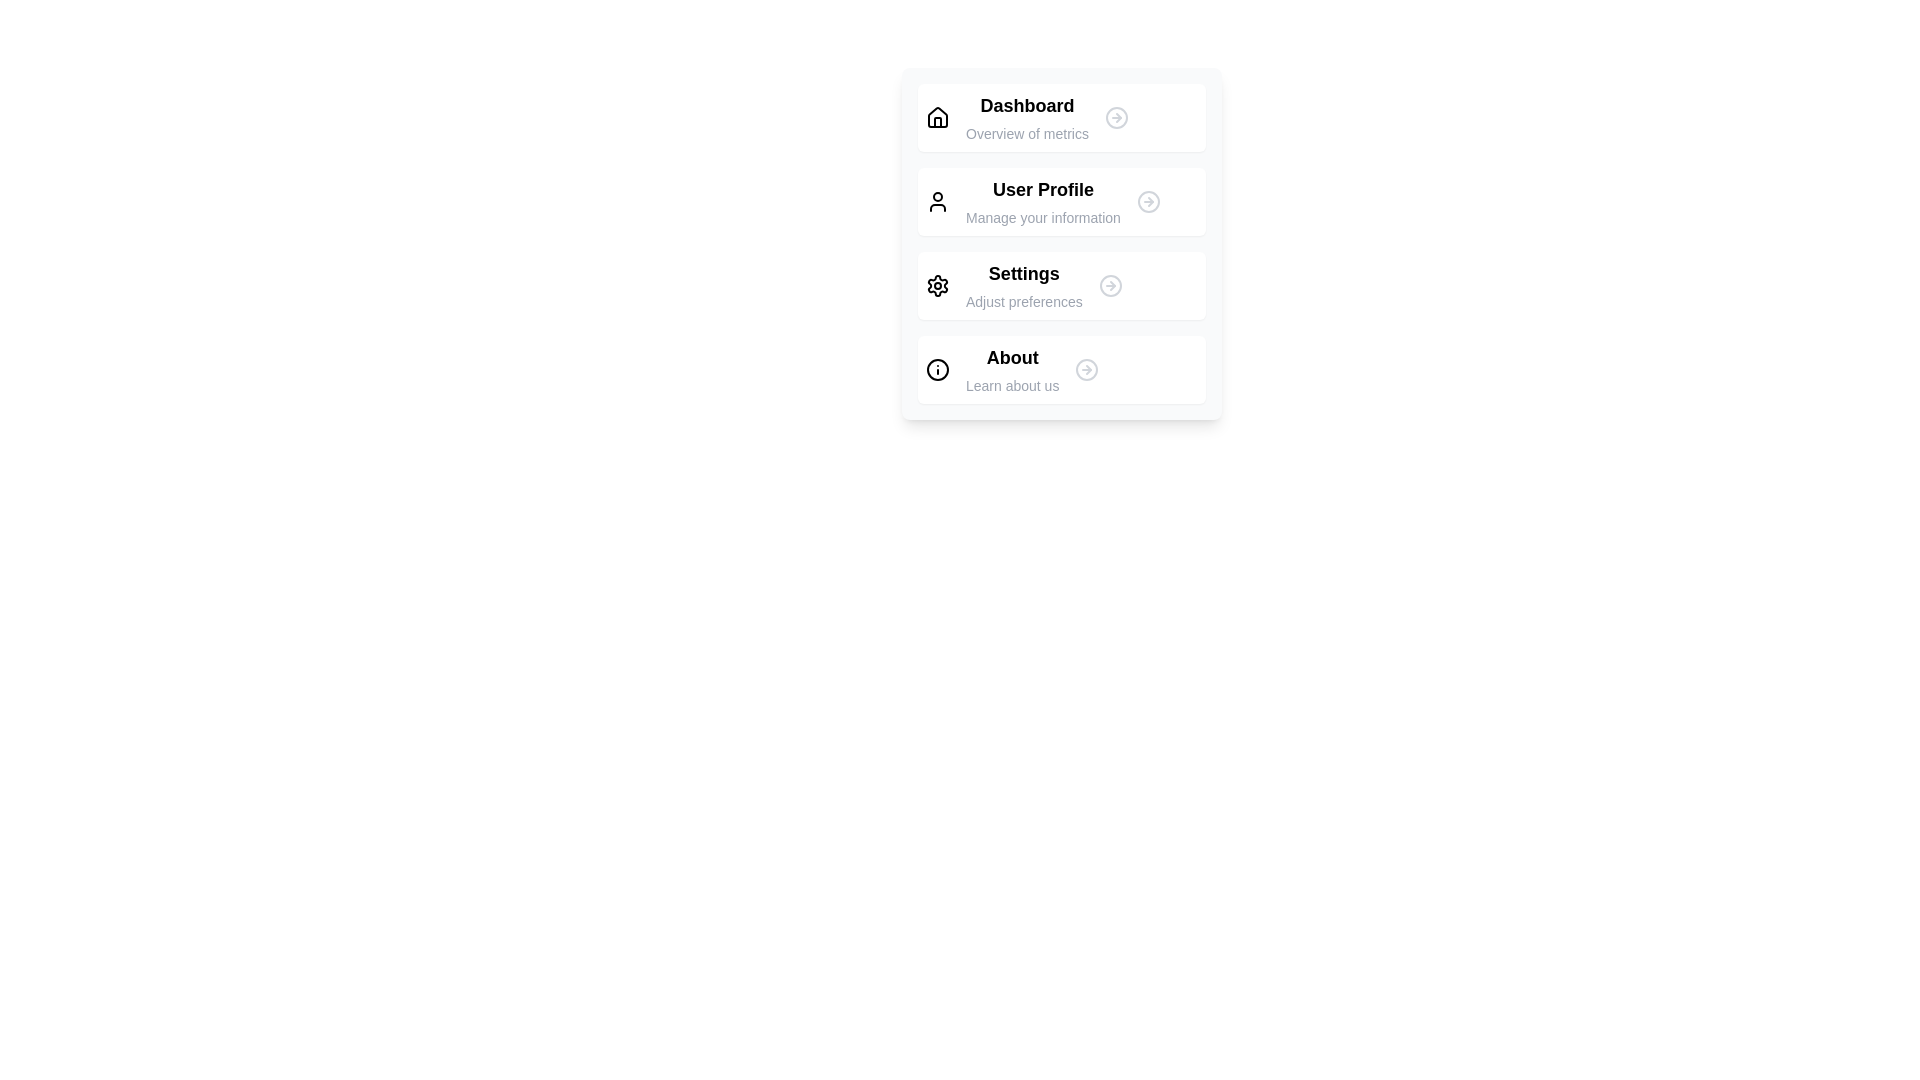  Describe the element at coordinates (936, 122) in the screenshot. I see `the decorative component of the house icon that enhances the dashboard representation, located to the left of the 'Dashboard' text` at that location.